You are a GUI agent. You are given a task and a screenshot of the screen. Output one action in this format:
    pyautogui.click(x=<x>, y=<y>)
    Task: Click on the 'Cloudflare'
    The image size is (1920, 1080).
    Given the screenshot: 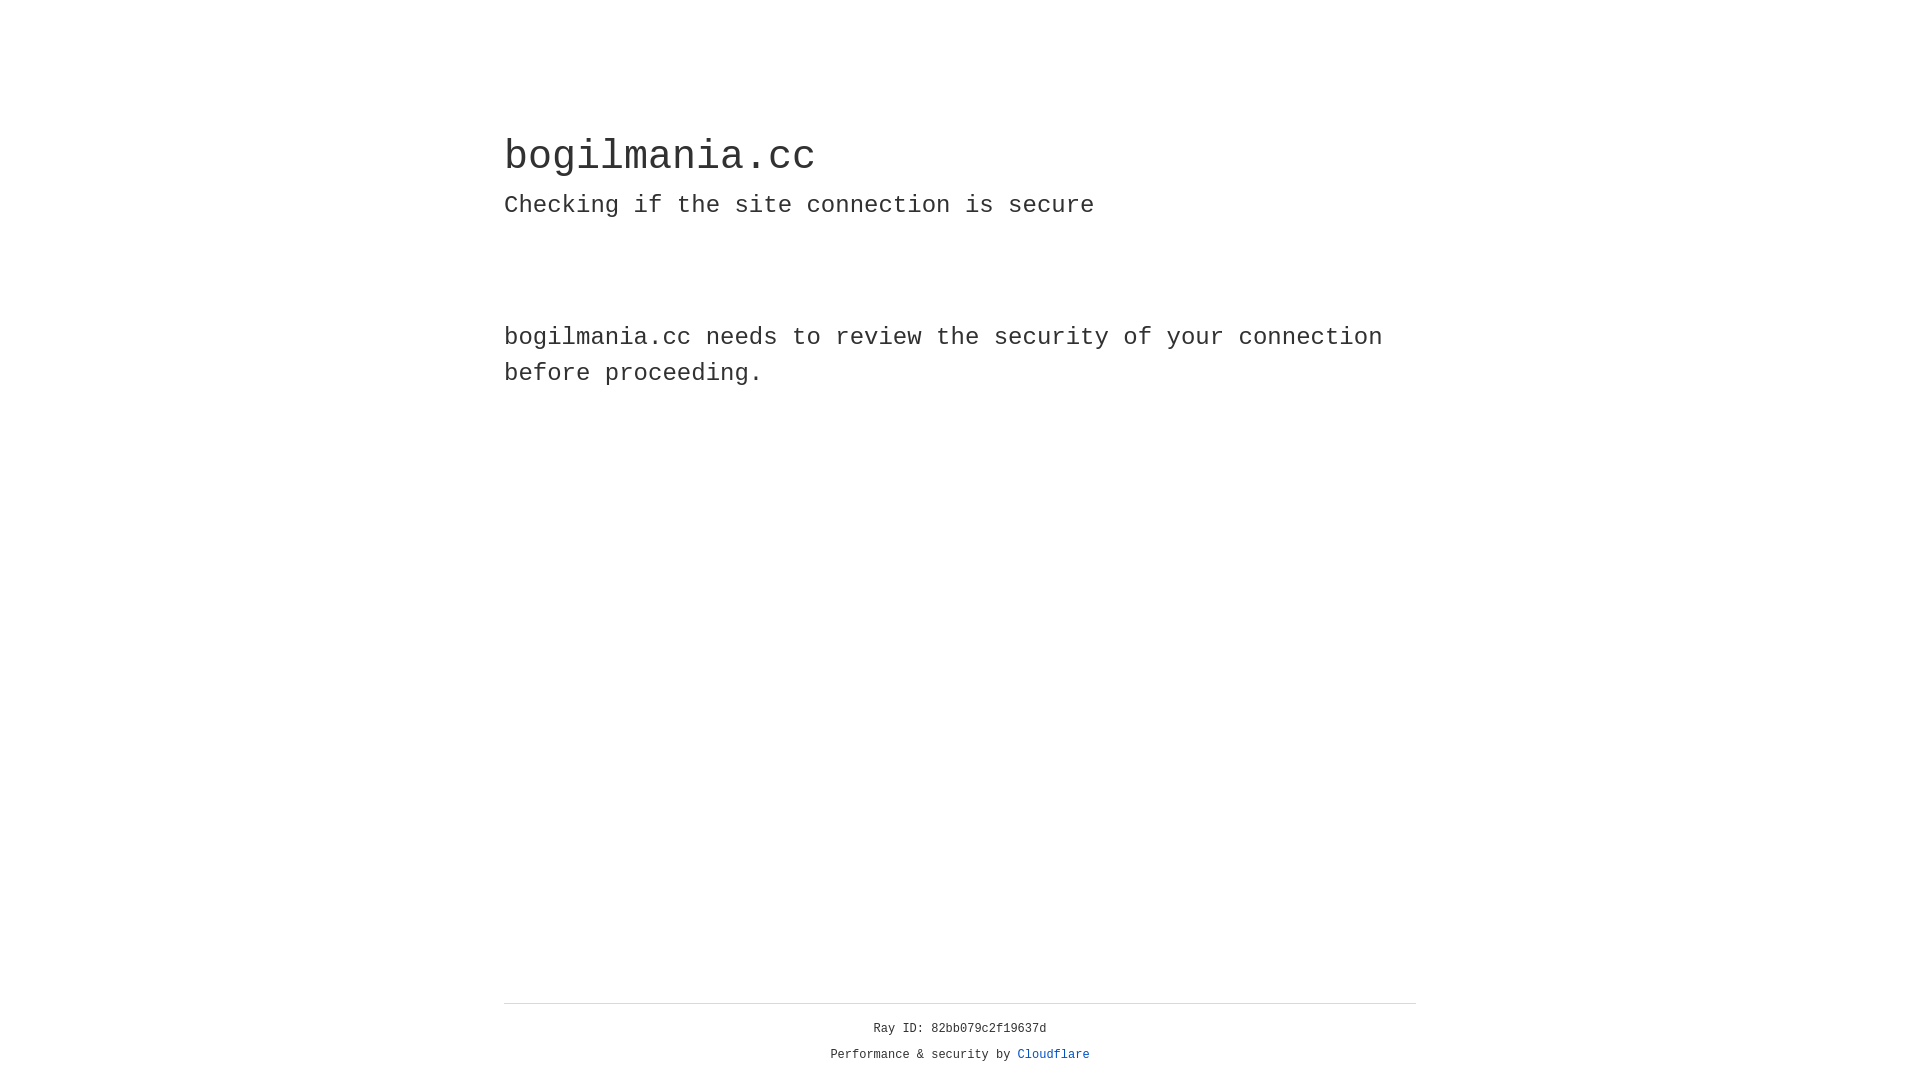 What is the action you would take?
    pyautogui.click(x=1017, y=1054)
    